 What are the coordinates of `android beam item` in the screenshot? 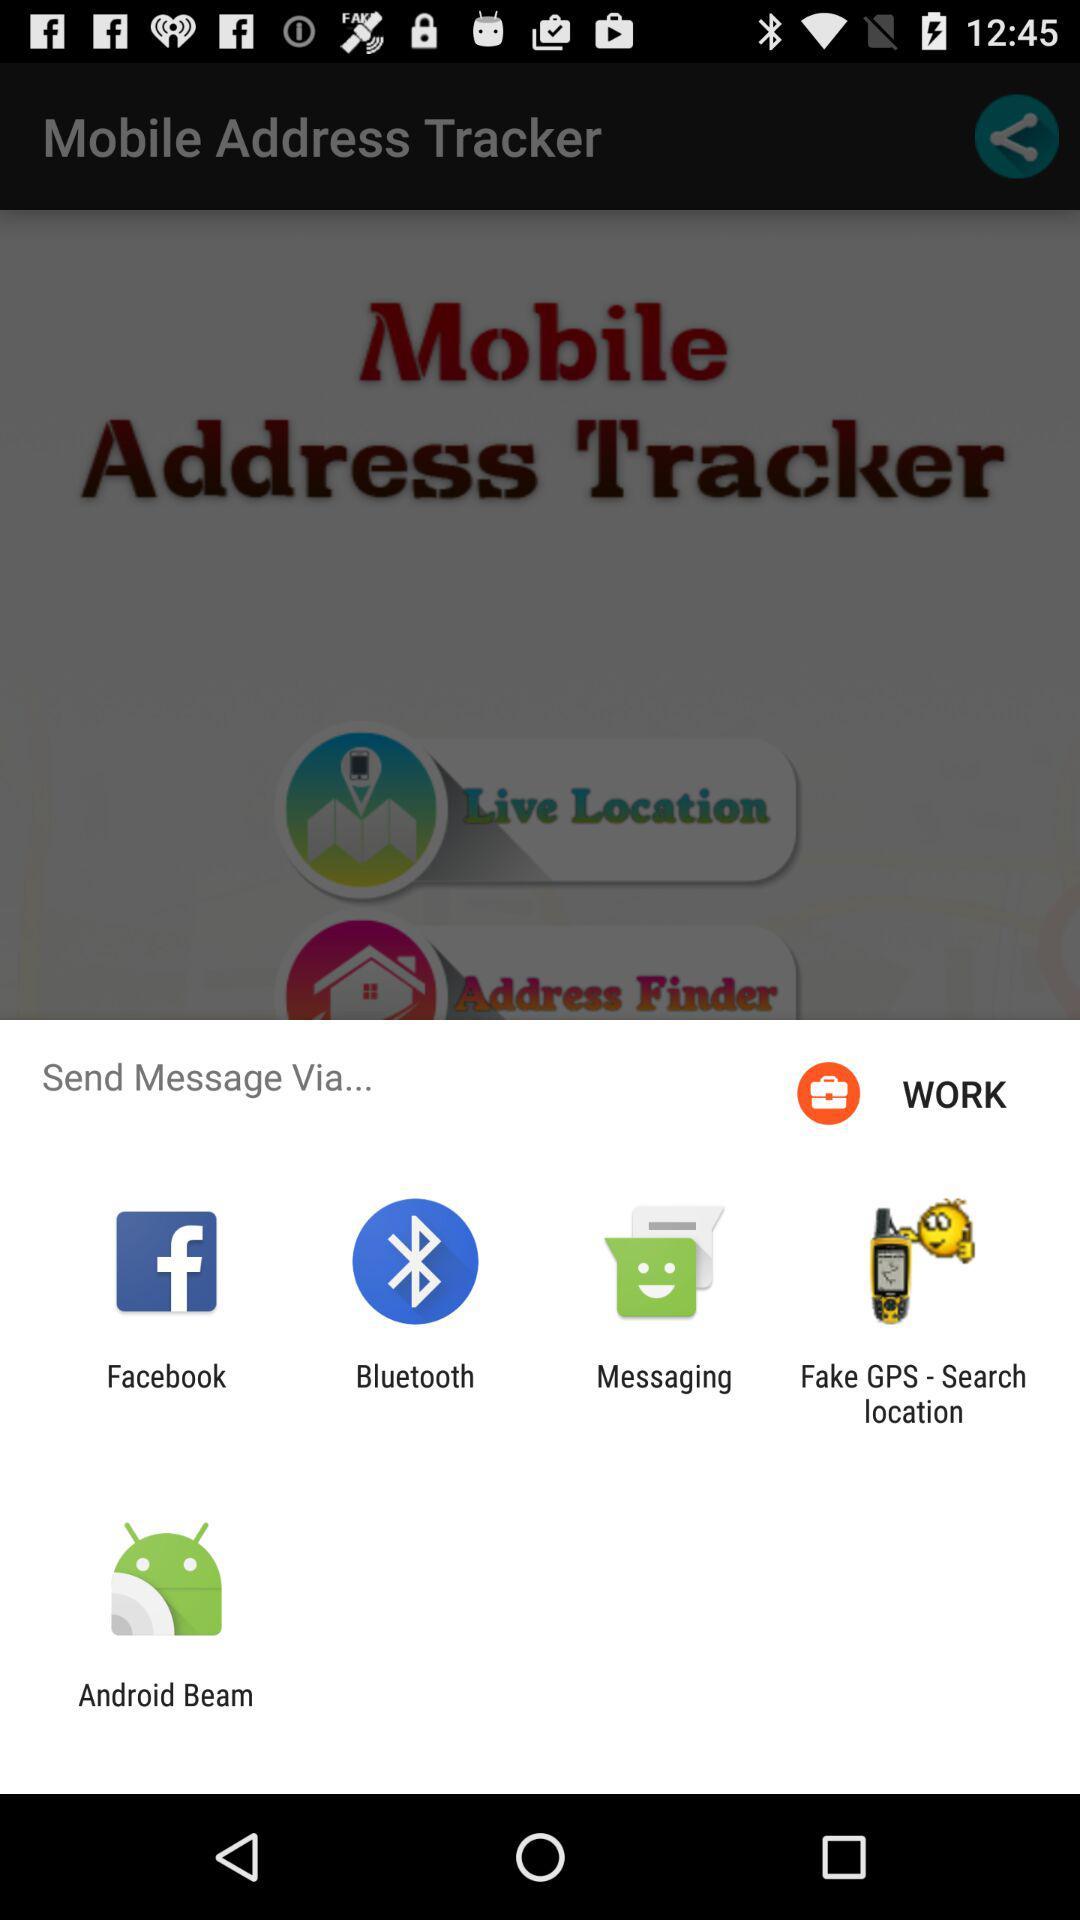 It's located at (165, 1711).